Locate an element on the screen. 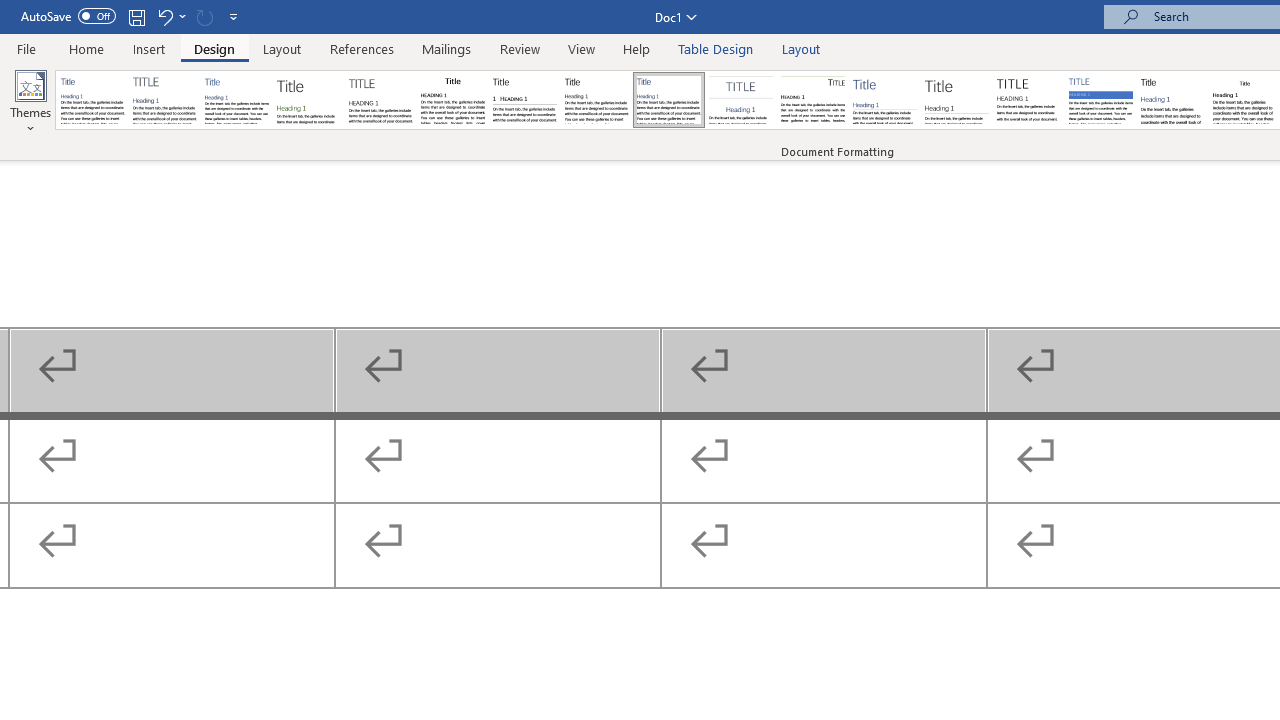 Image resolution: width=1280 pixels, height=720 pixels. 'Undo Outline Move Up' is located at coordinates (164, 16).